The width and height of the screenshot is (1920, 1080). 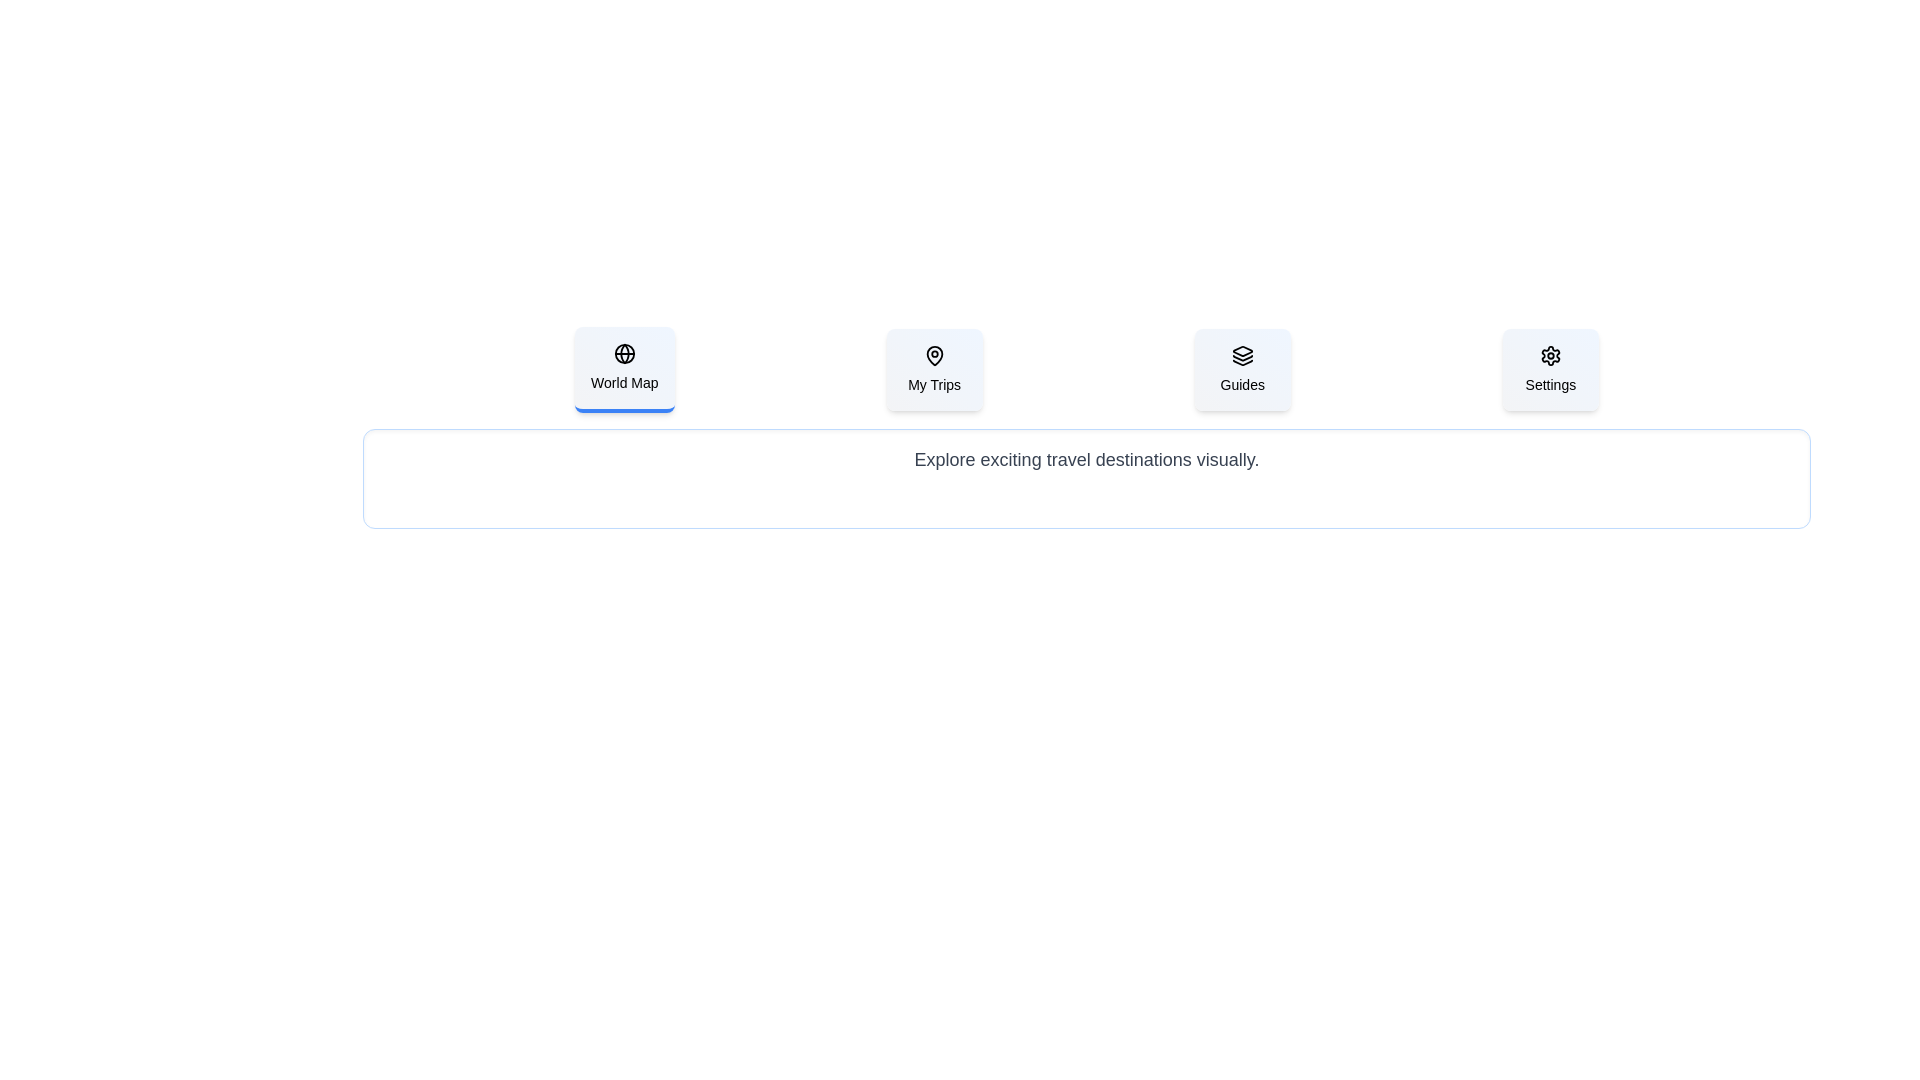 I want to click on the tab labeled Settings to view its associated content, so click(x=1549, y=370).